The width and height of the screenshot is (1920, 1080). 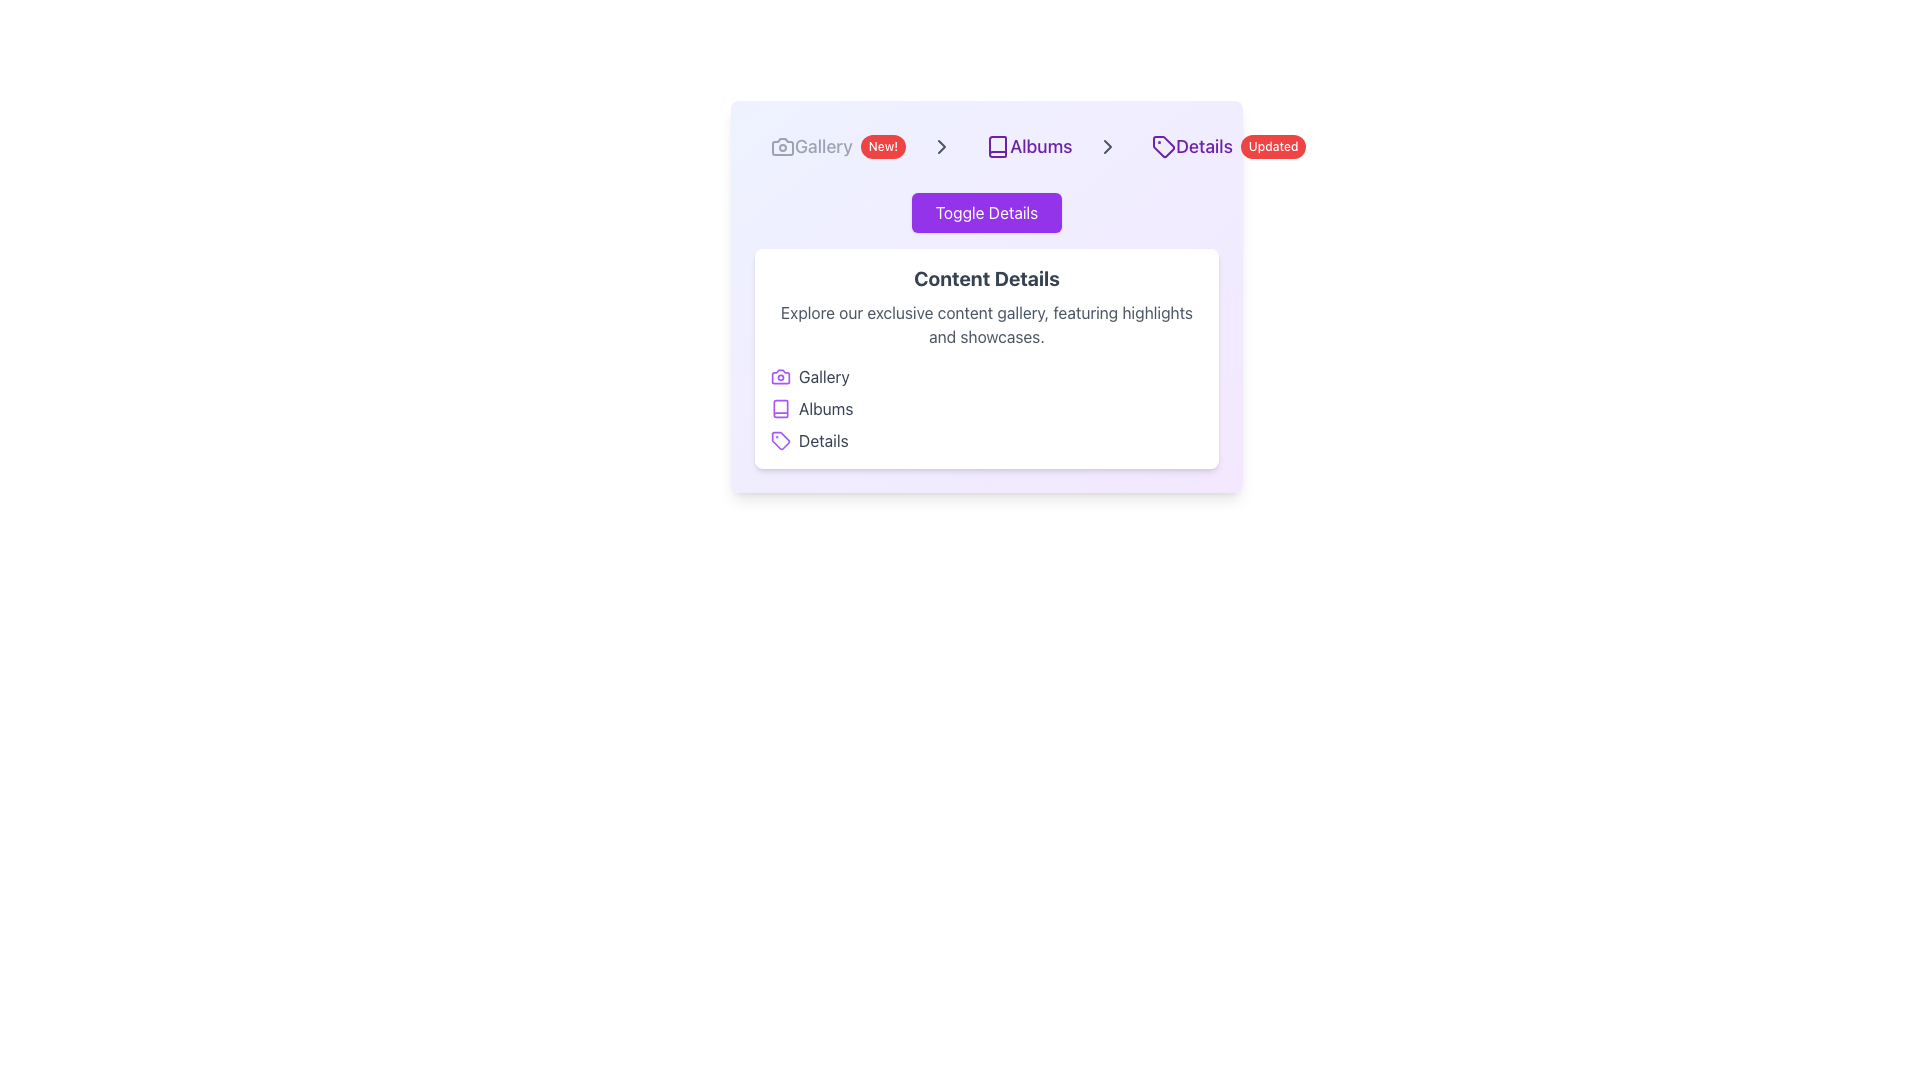 What do you see at coordinates (998, 145) in the screenshot?
I see `the book icon located to the left of the 'Albums' text link in the navigation bar` at bounding box center [998, 145].